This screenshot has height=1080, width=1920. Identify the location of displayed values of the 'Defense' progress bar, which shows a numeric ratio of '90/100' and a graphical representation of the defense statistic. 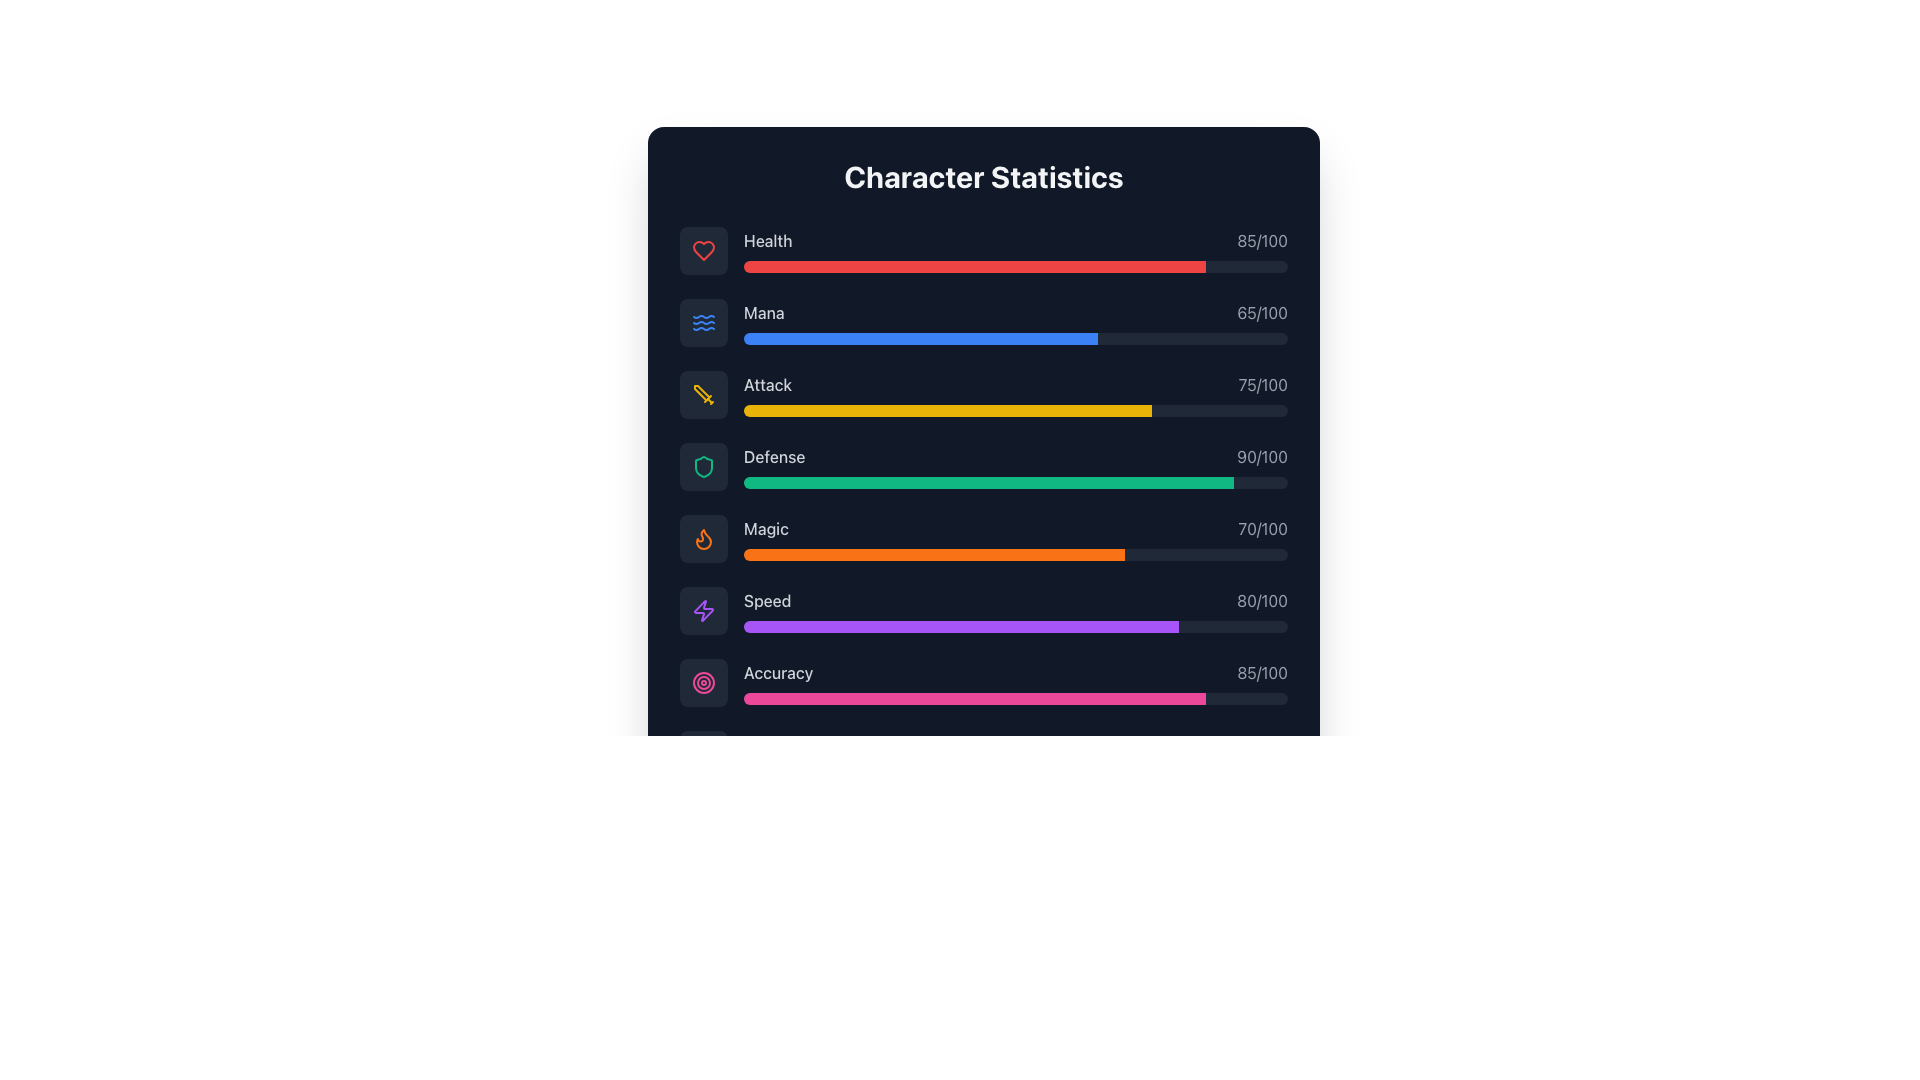
(1016, 466).